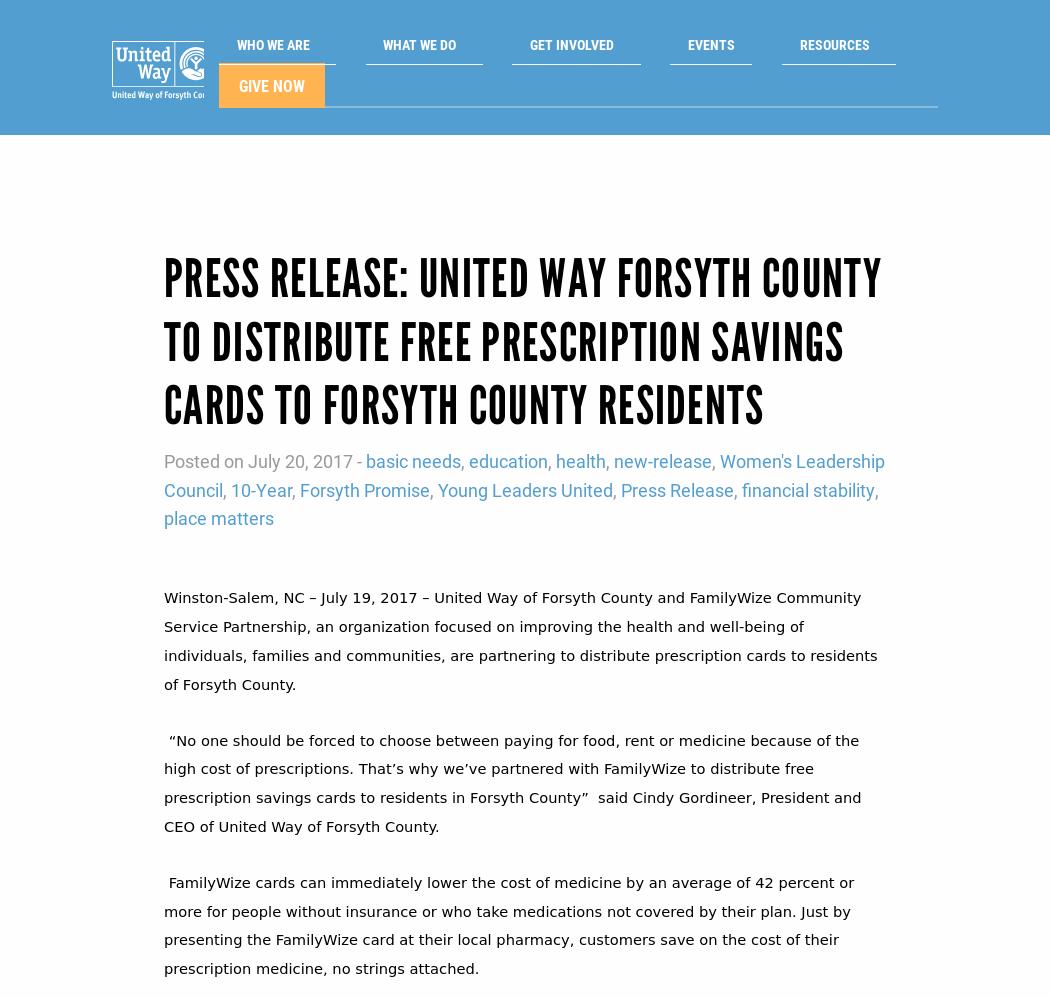 Image resolution: width=1050 pixels, height=998 pixels. Describe the element at coordinates (807, 455) in the screenshot. I see `'financial stability'` at that location.